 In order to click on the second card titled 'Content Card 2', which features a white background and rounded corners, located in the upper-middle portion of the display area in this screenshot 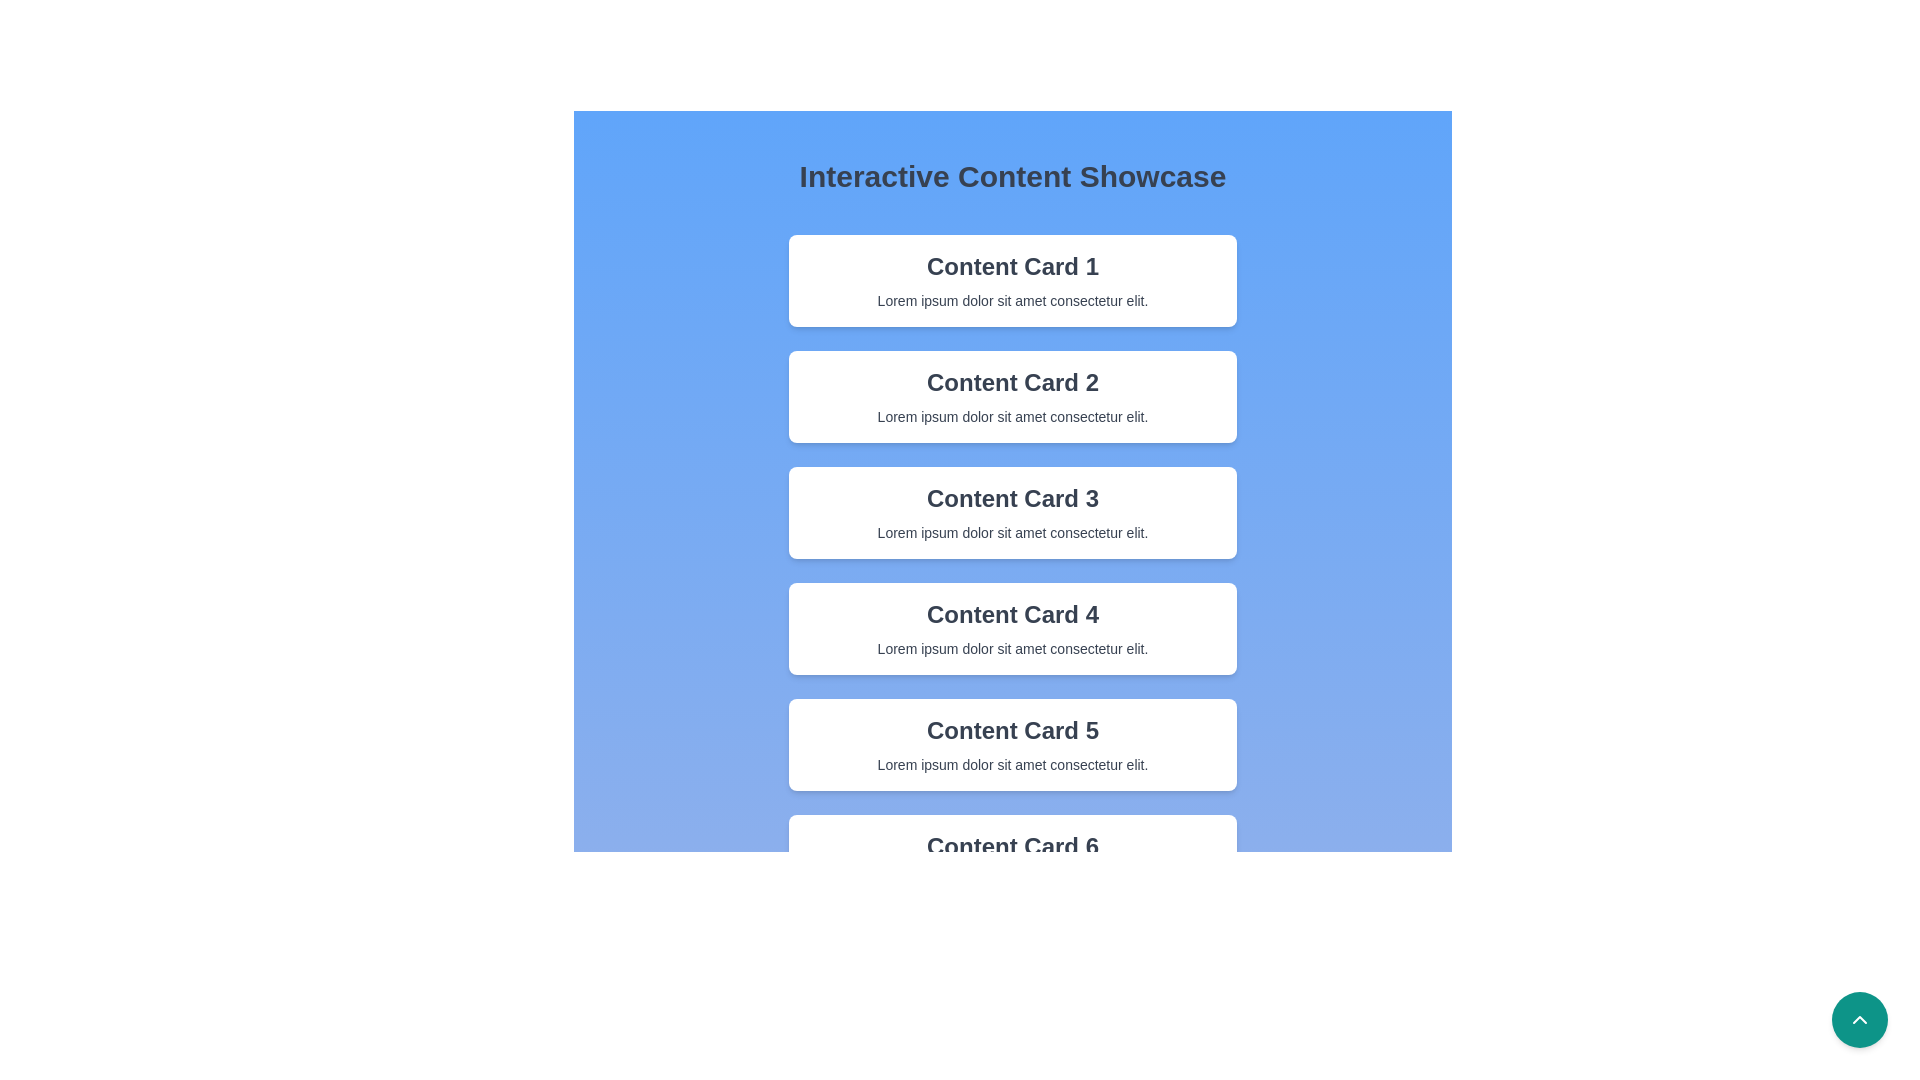, I will do `click(1012, 397)`.